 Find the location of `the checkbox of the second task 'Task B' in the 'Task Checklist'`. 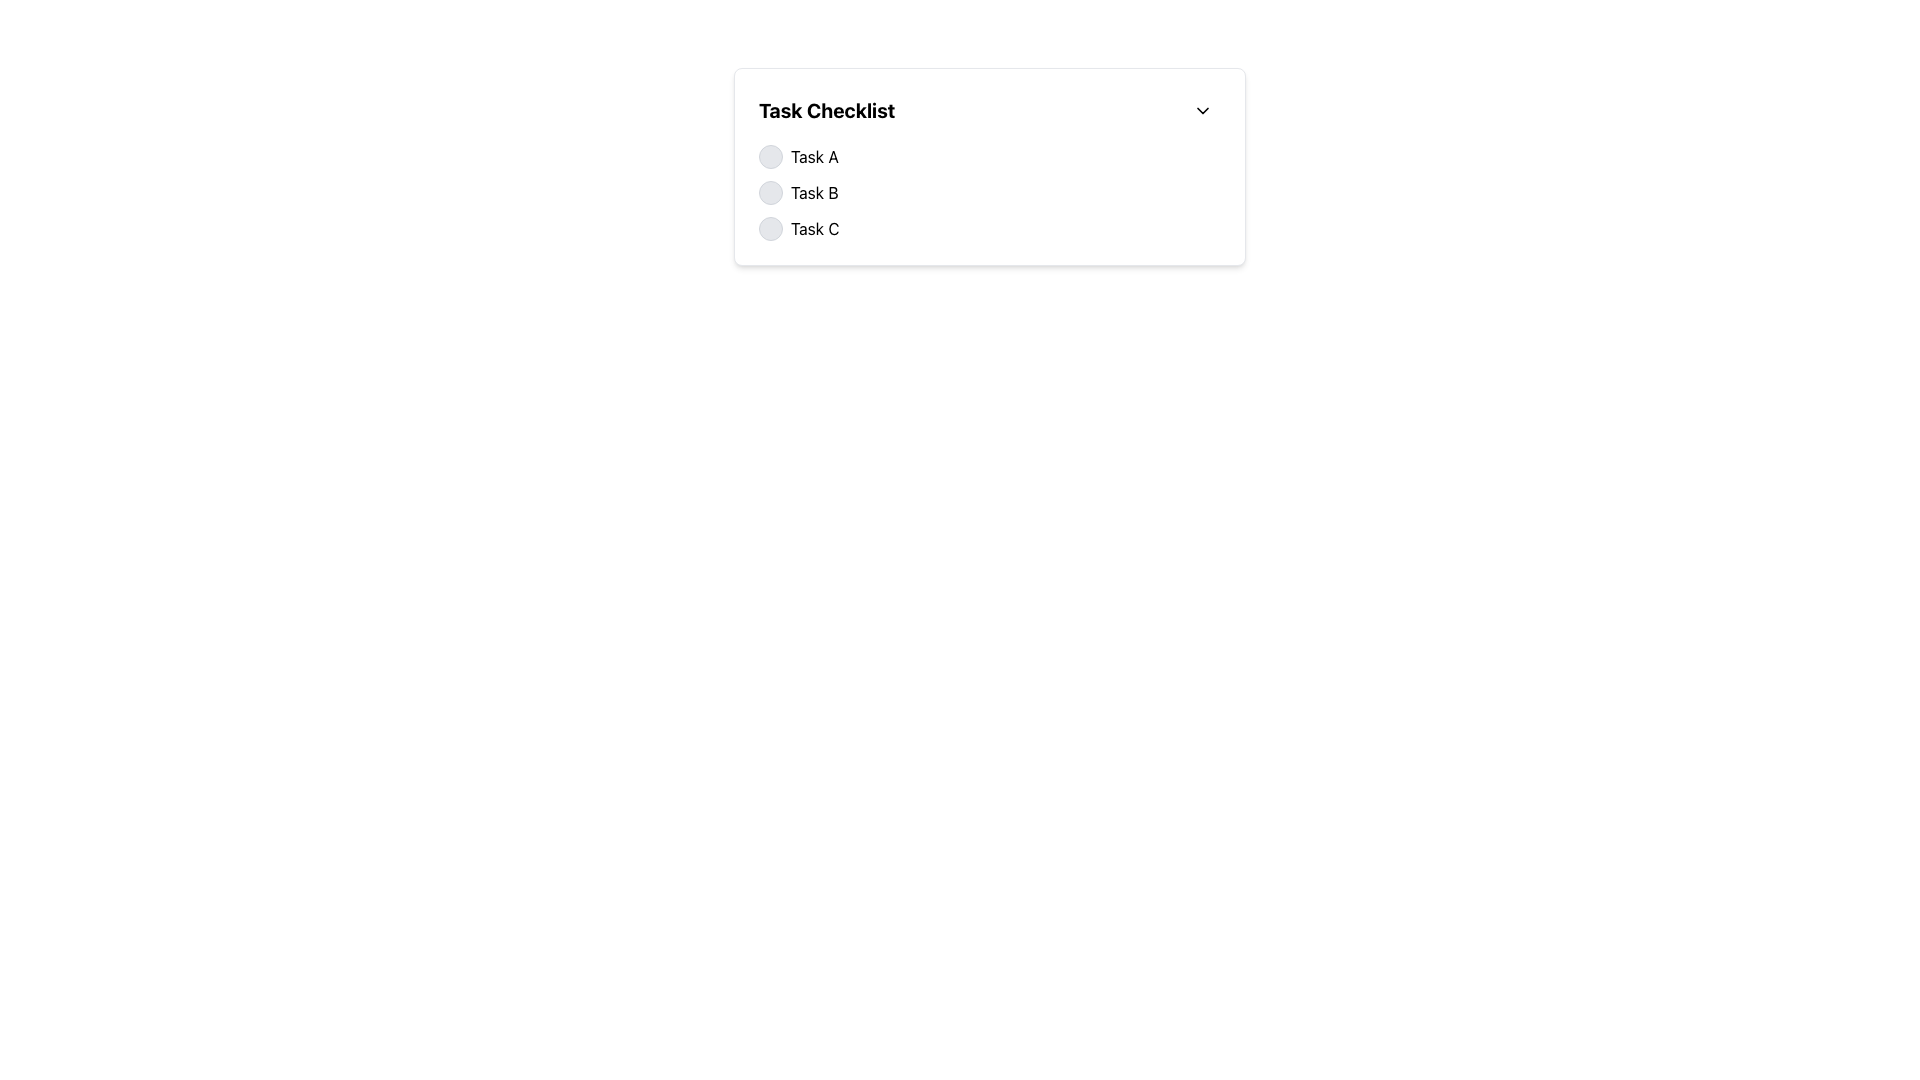

the checkbox of the second task 'Task B' in the 'Task Checklist' is located at coordinates (989, 192).